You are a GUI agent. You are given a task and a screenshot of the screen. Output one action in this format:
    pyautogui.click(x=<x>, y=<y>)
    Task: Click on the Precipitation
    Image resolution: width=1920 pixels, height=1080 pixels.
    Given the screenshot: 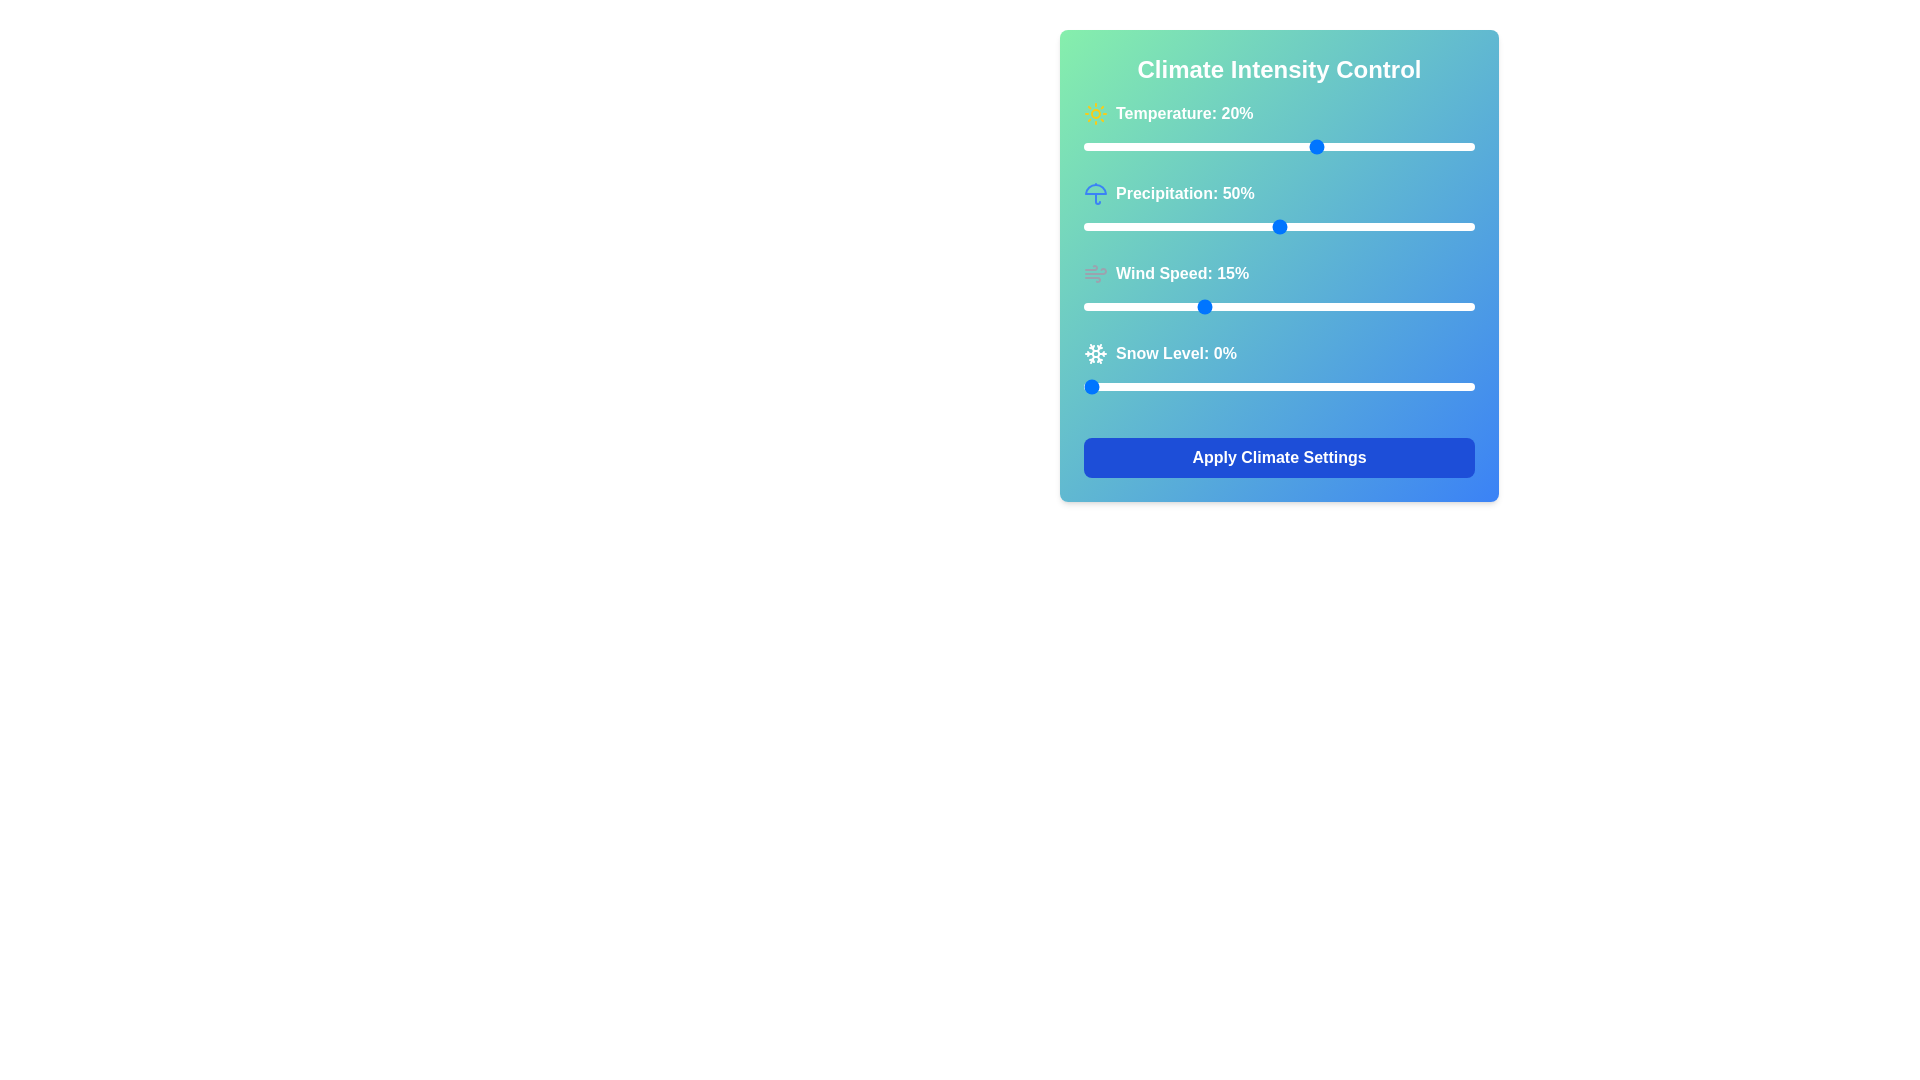 What is the action you would take?
    pyautogui.click(x=1306, y=226)
    